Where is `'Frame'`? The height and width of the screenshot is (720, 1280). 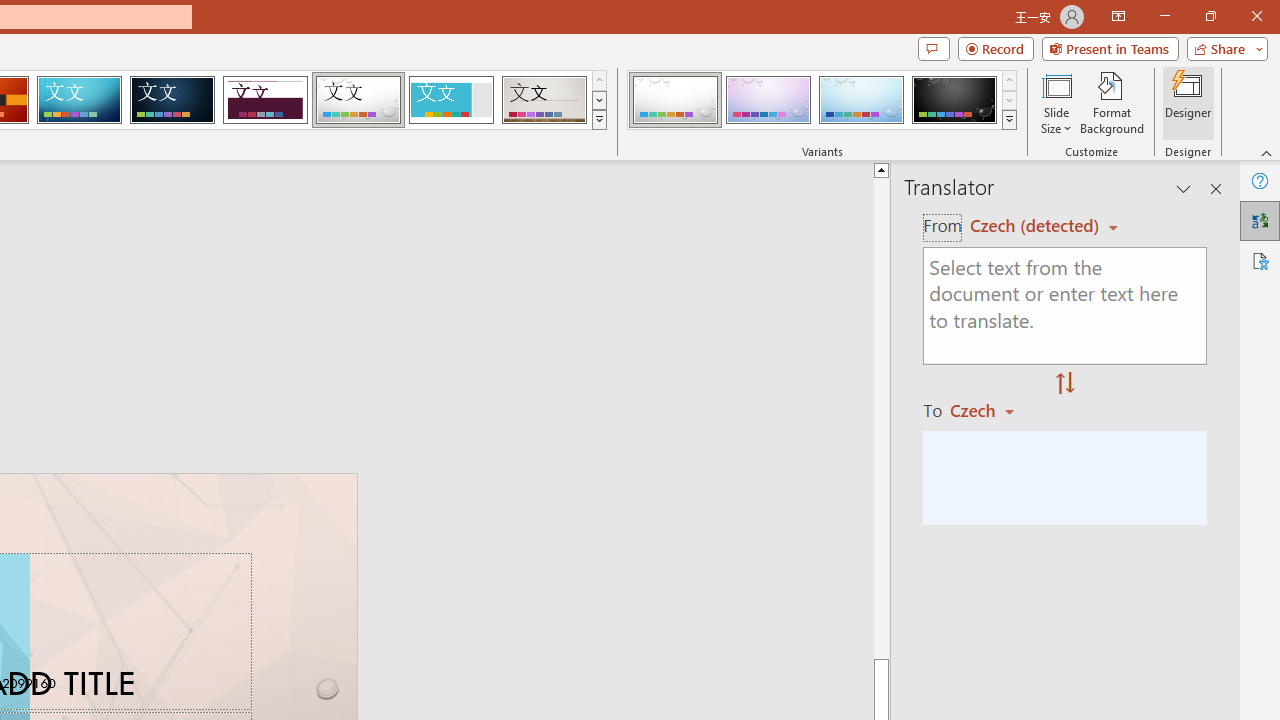
'Frame' is located at coordinates (450, 100).